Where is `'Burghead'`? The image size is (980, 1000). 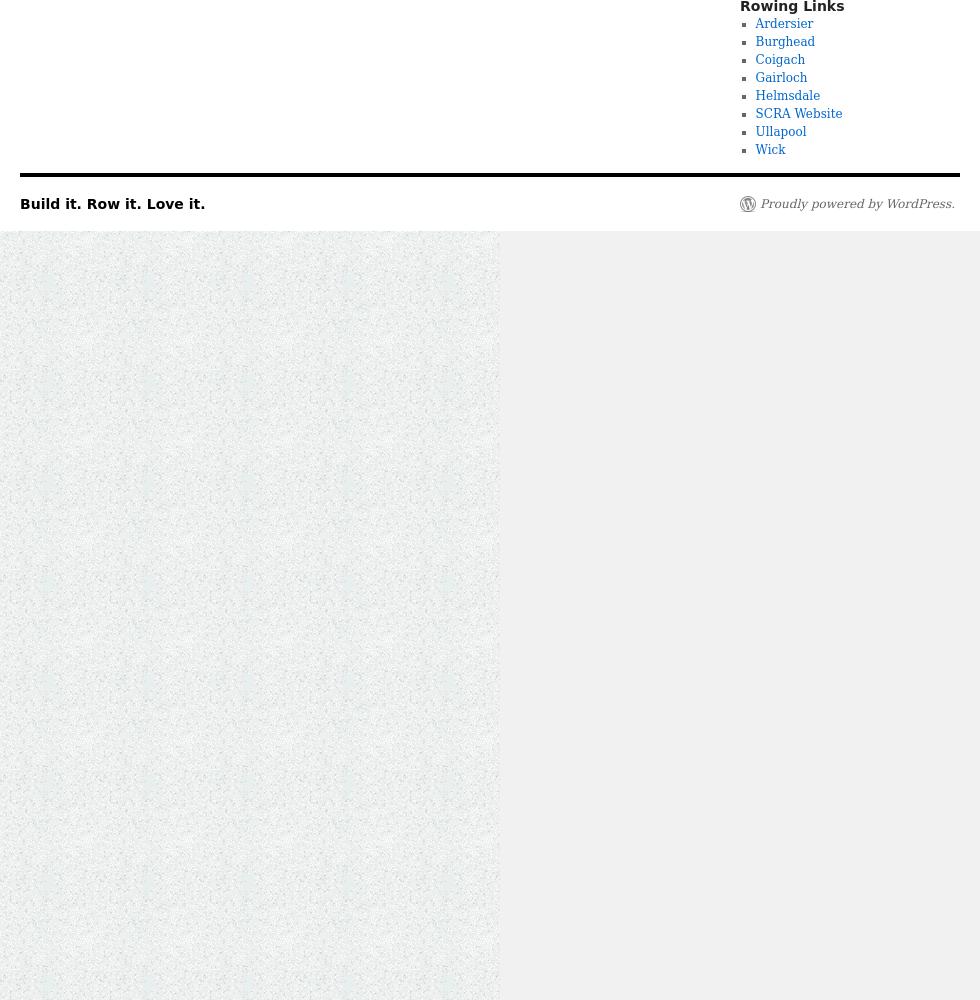
'Burghead' is located at coordinates (784, 42).